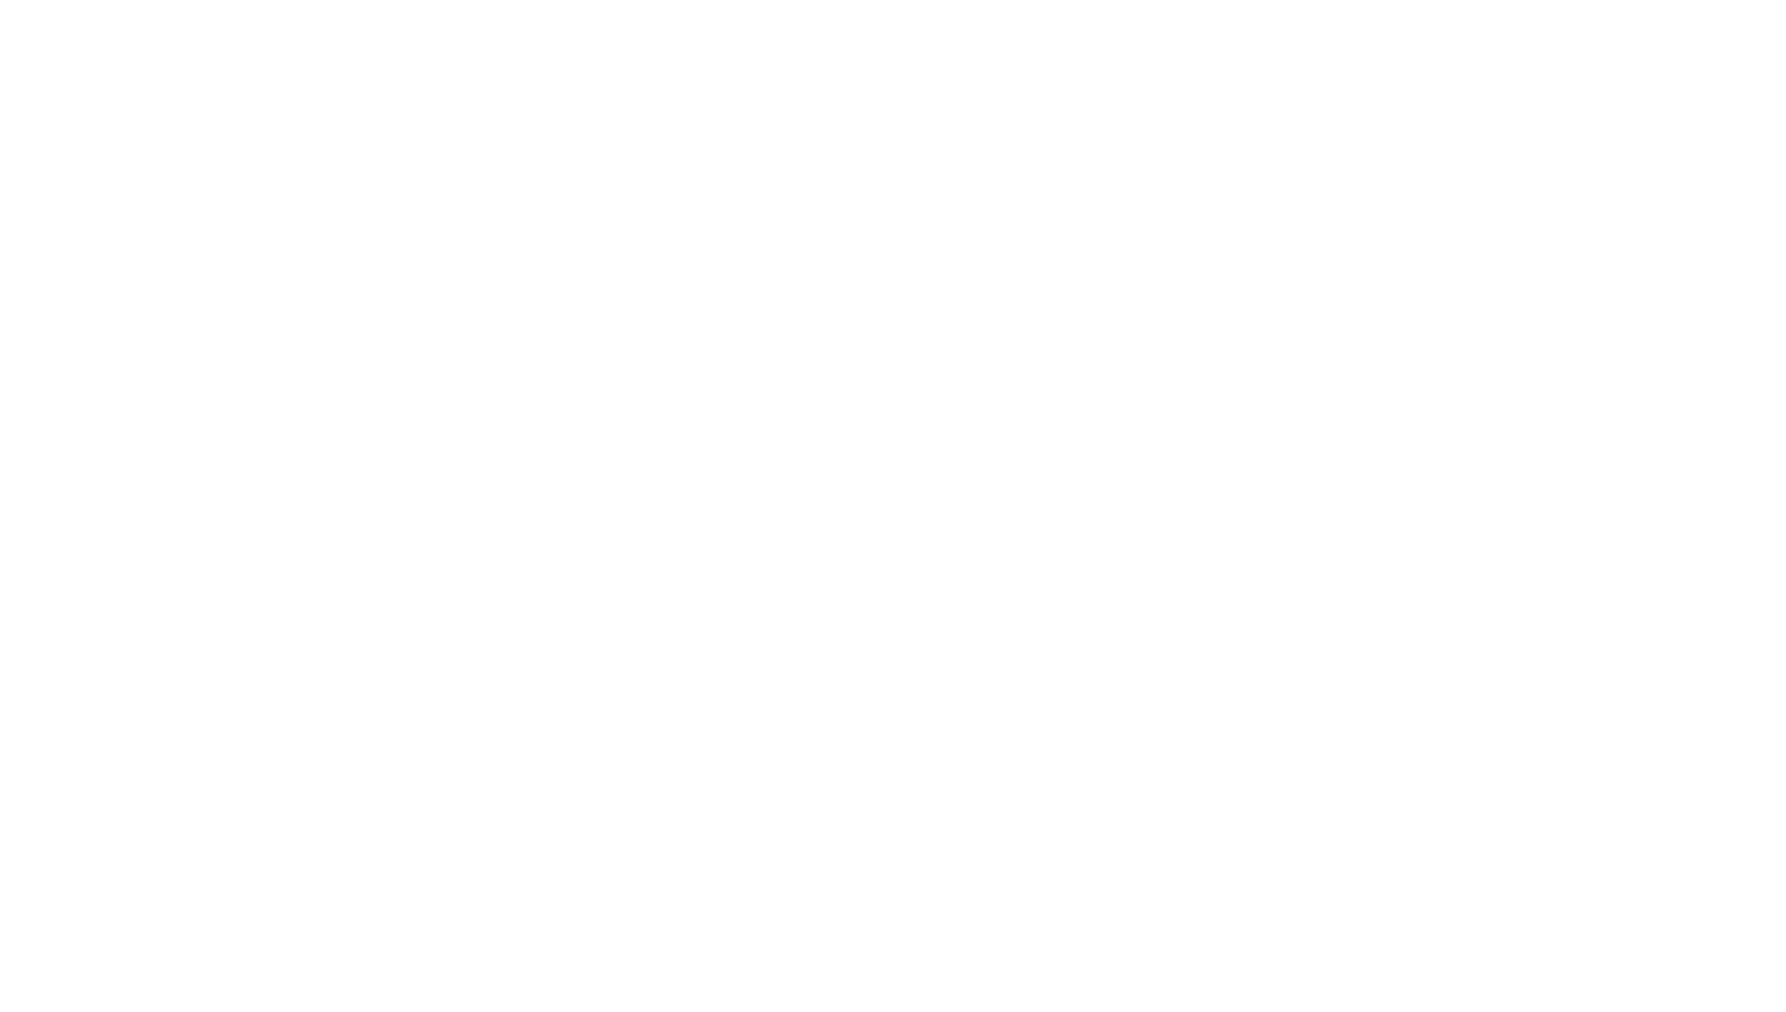  Describe the element at coordinates (823, 631) in the screenshot. I see `'JBL Professional has unveiled its new JBL IRX ONE All-in-One Column PA, intended for small performances, presentations, busking and the like.'` at that location.